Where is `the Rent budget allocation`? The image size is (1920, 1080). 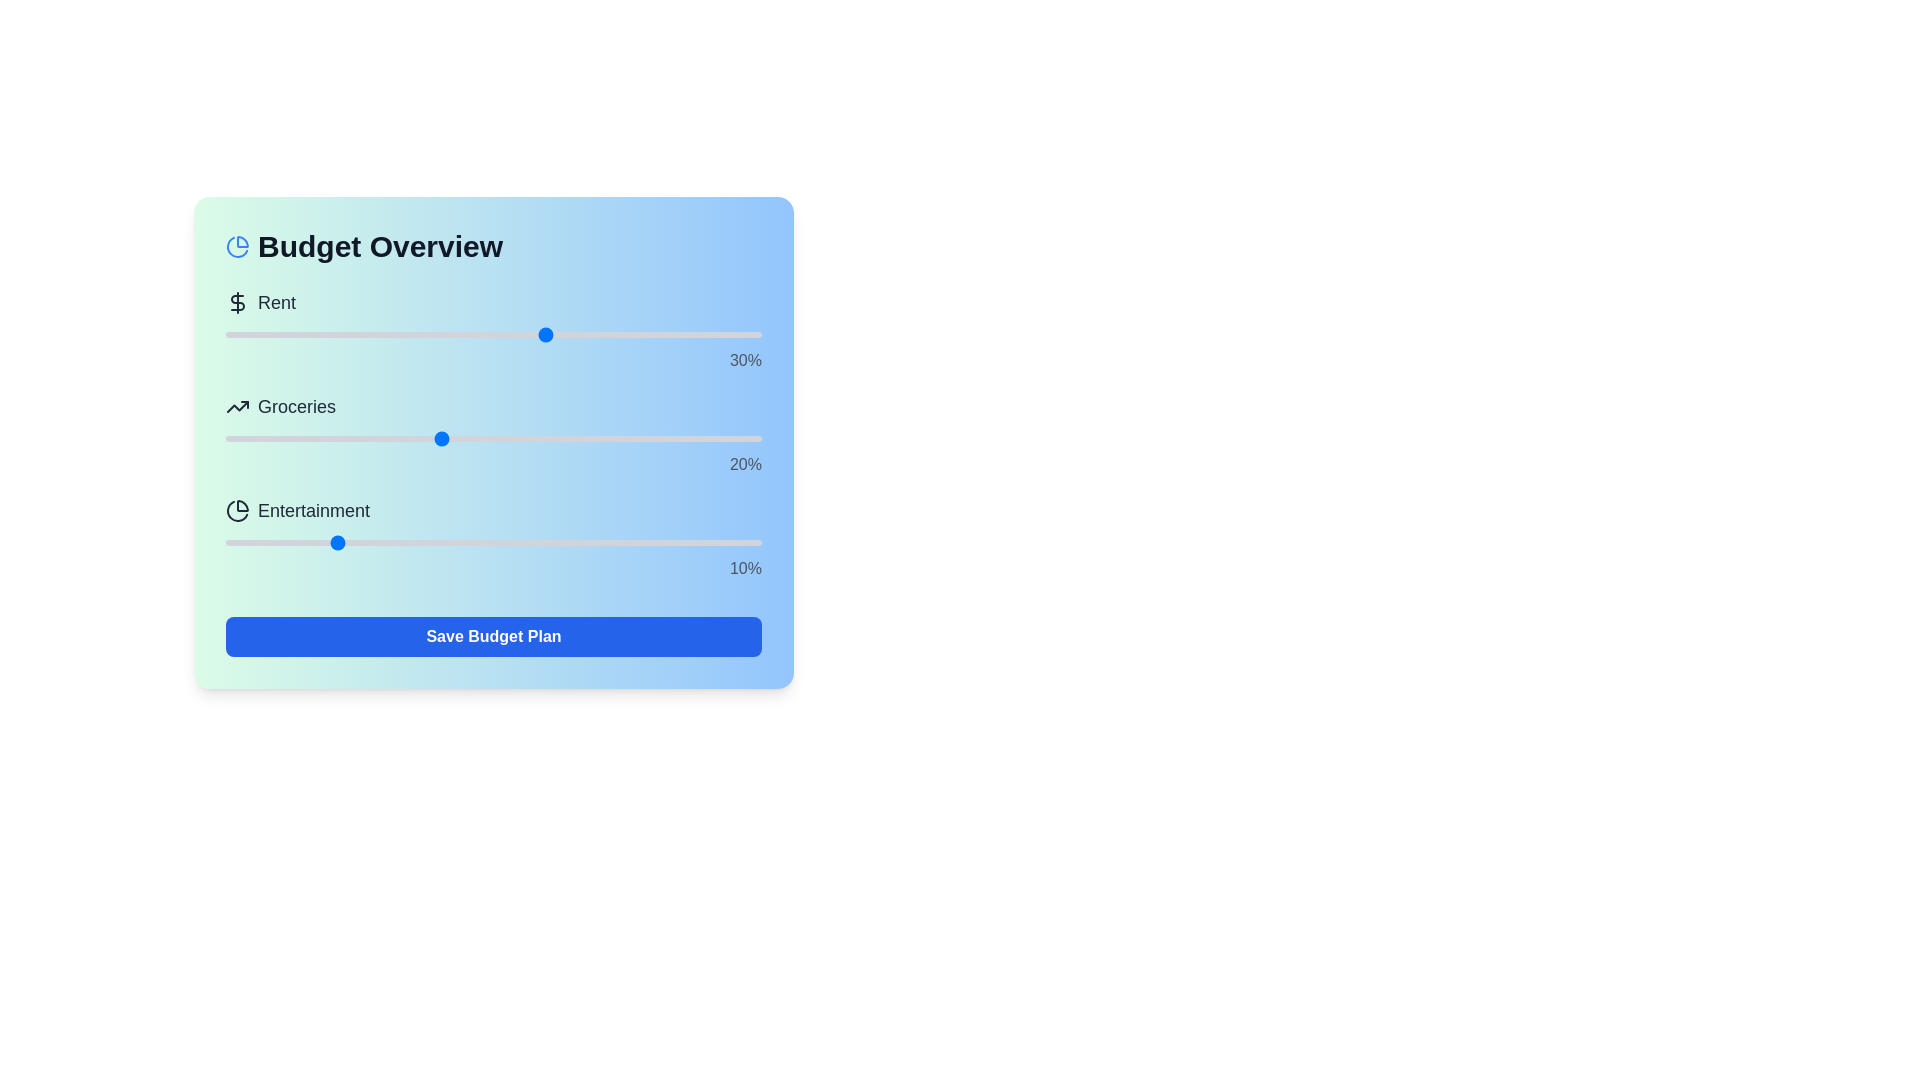
the Rent budget allocation is located at coordinates (354, 334).